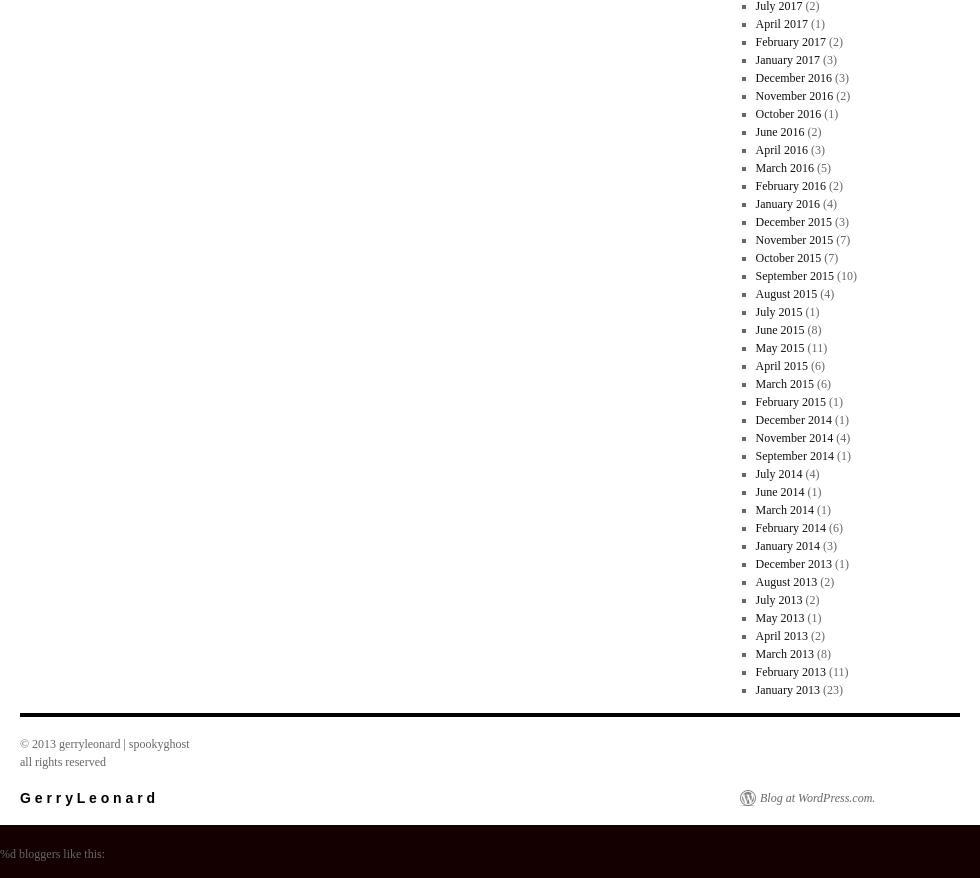  Describe the element at coordinates (8, 854) in the screenshot. I see `'%d'` at that location.